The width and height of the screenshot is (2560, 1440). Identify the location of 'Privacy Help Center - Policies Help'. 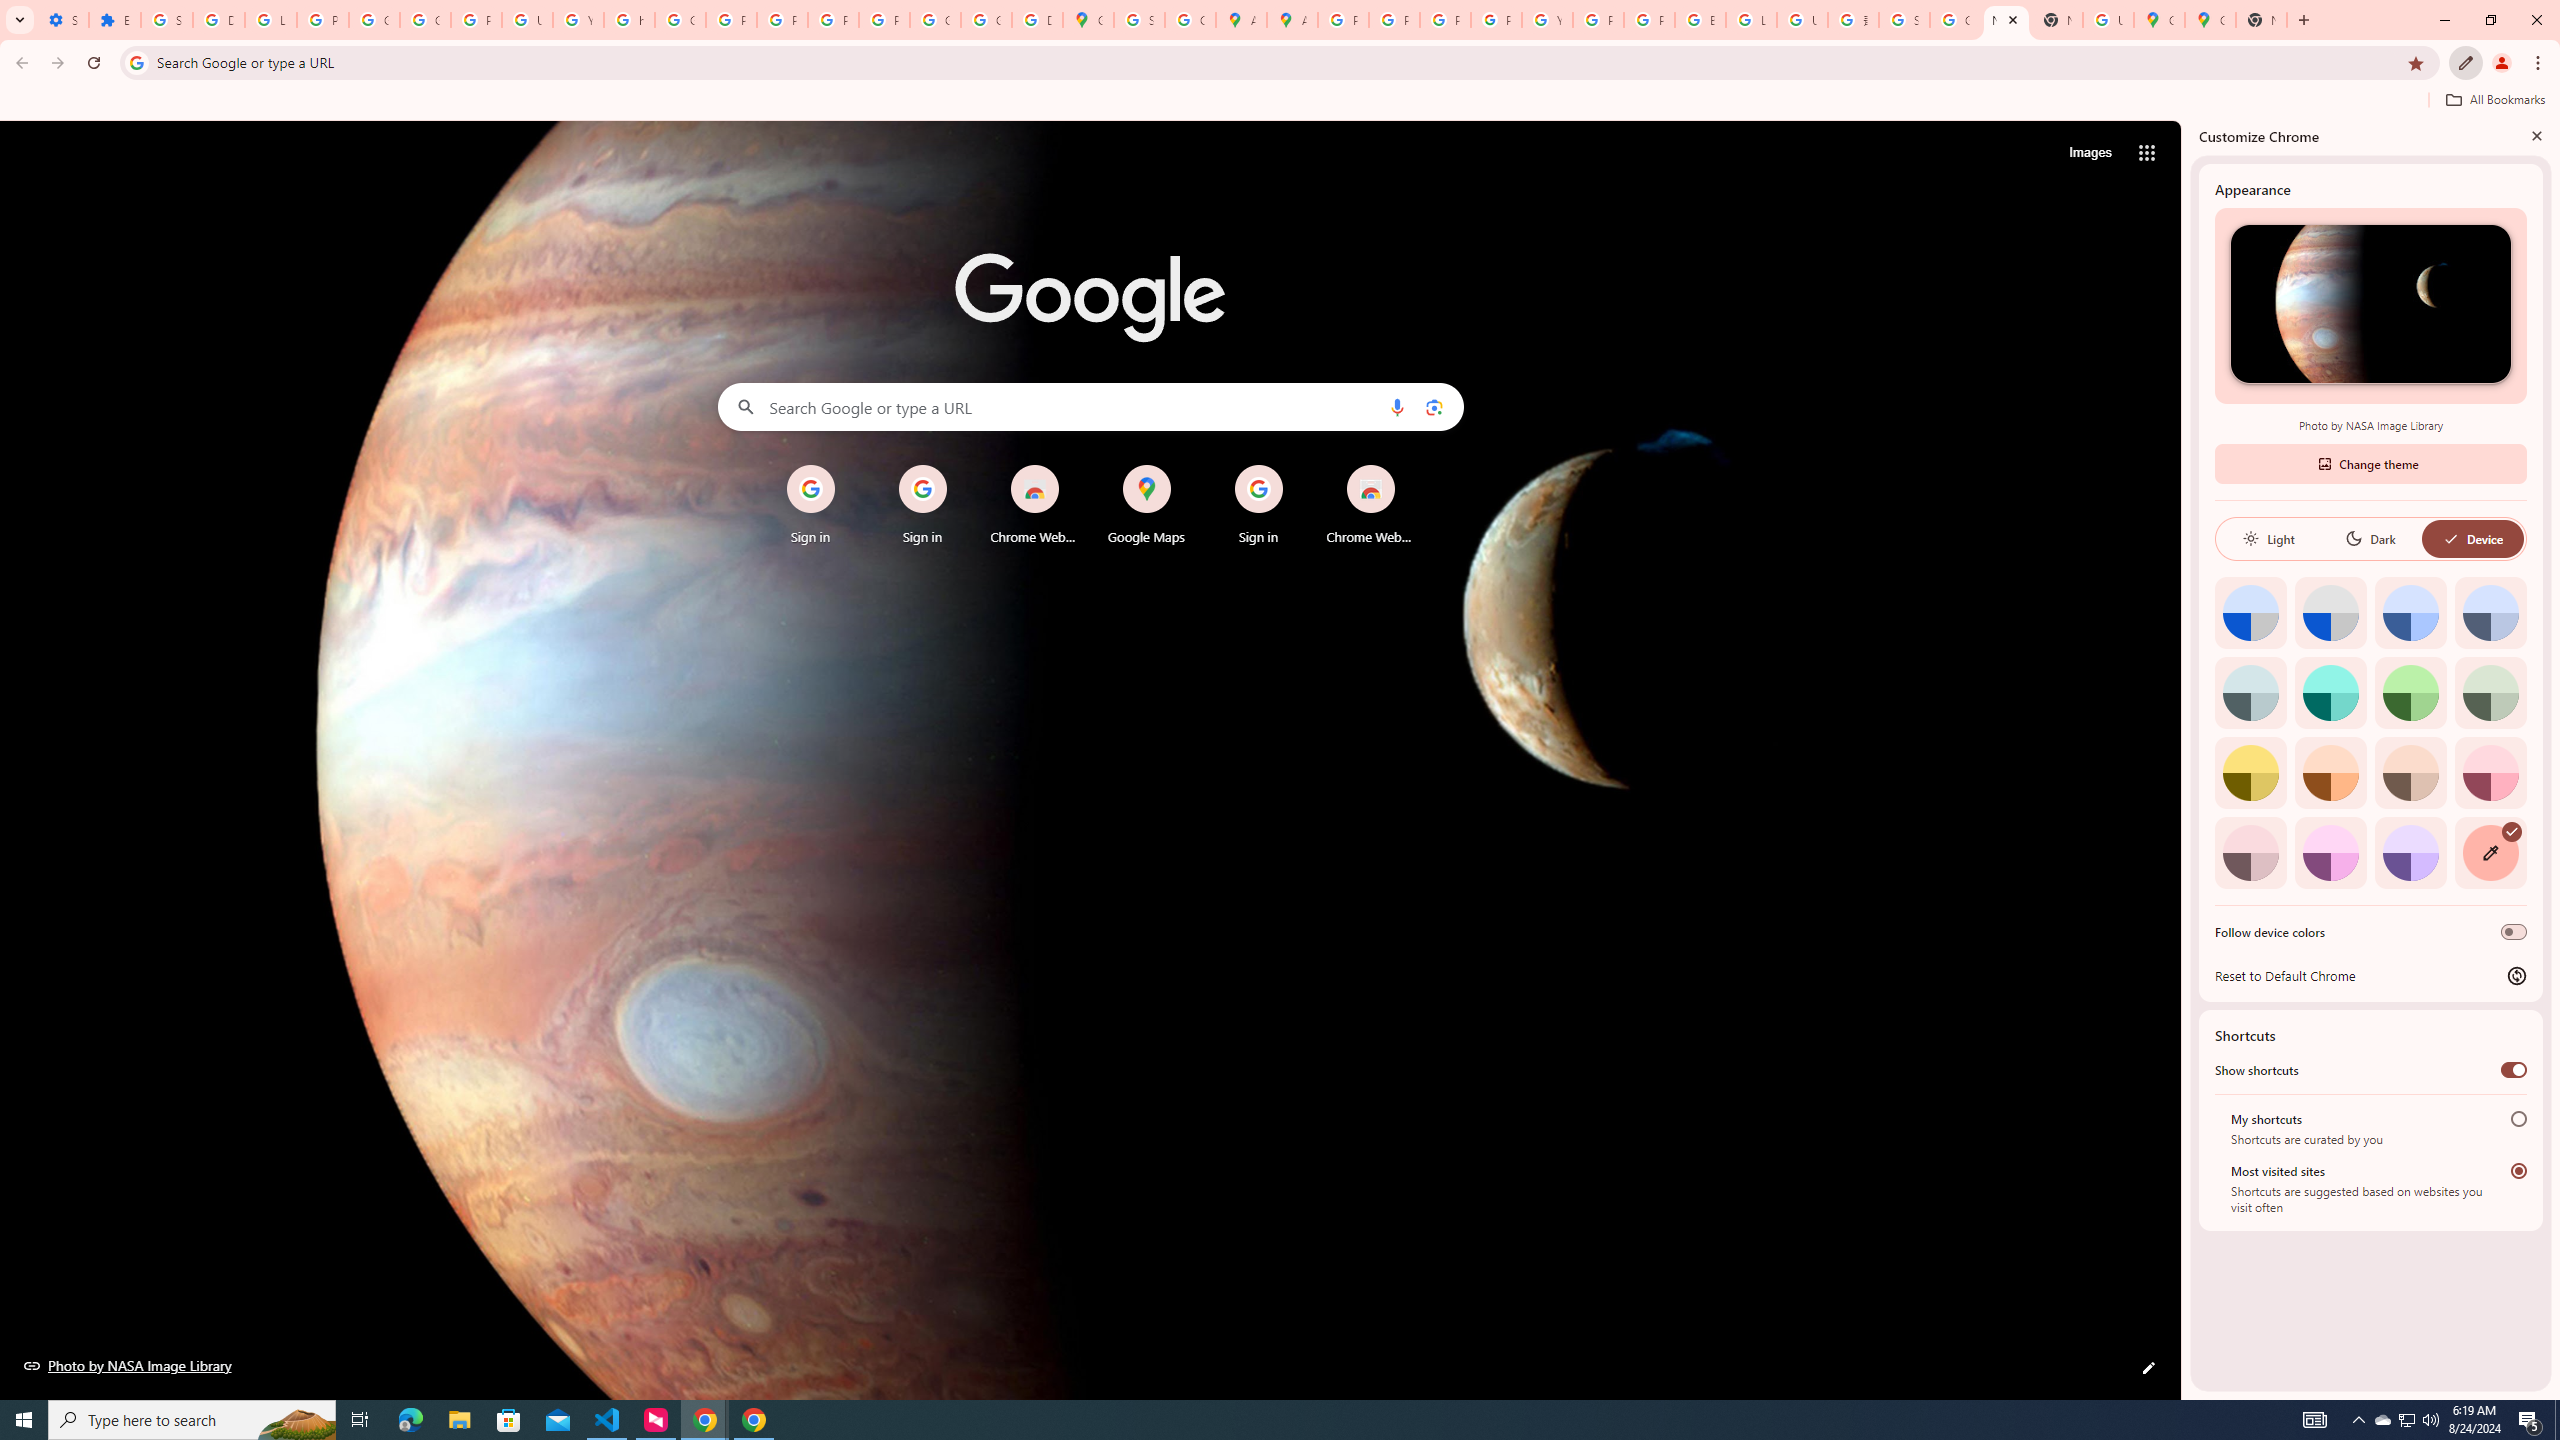
(1393, 19).